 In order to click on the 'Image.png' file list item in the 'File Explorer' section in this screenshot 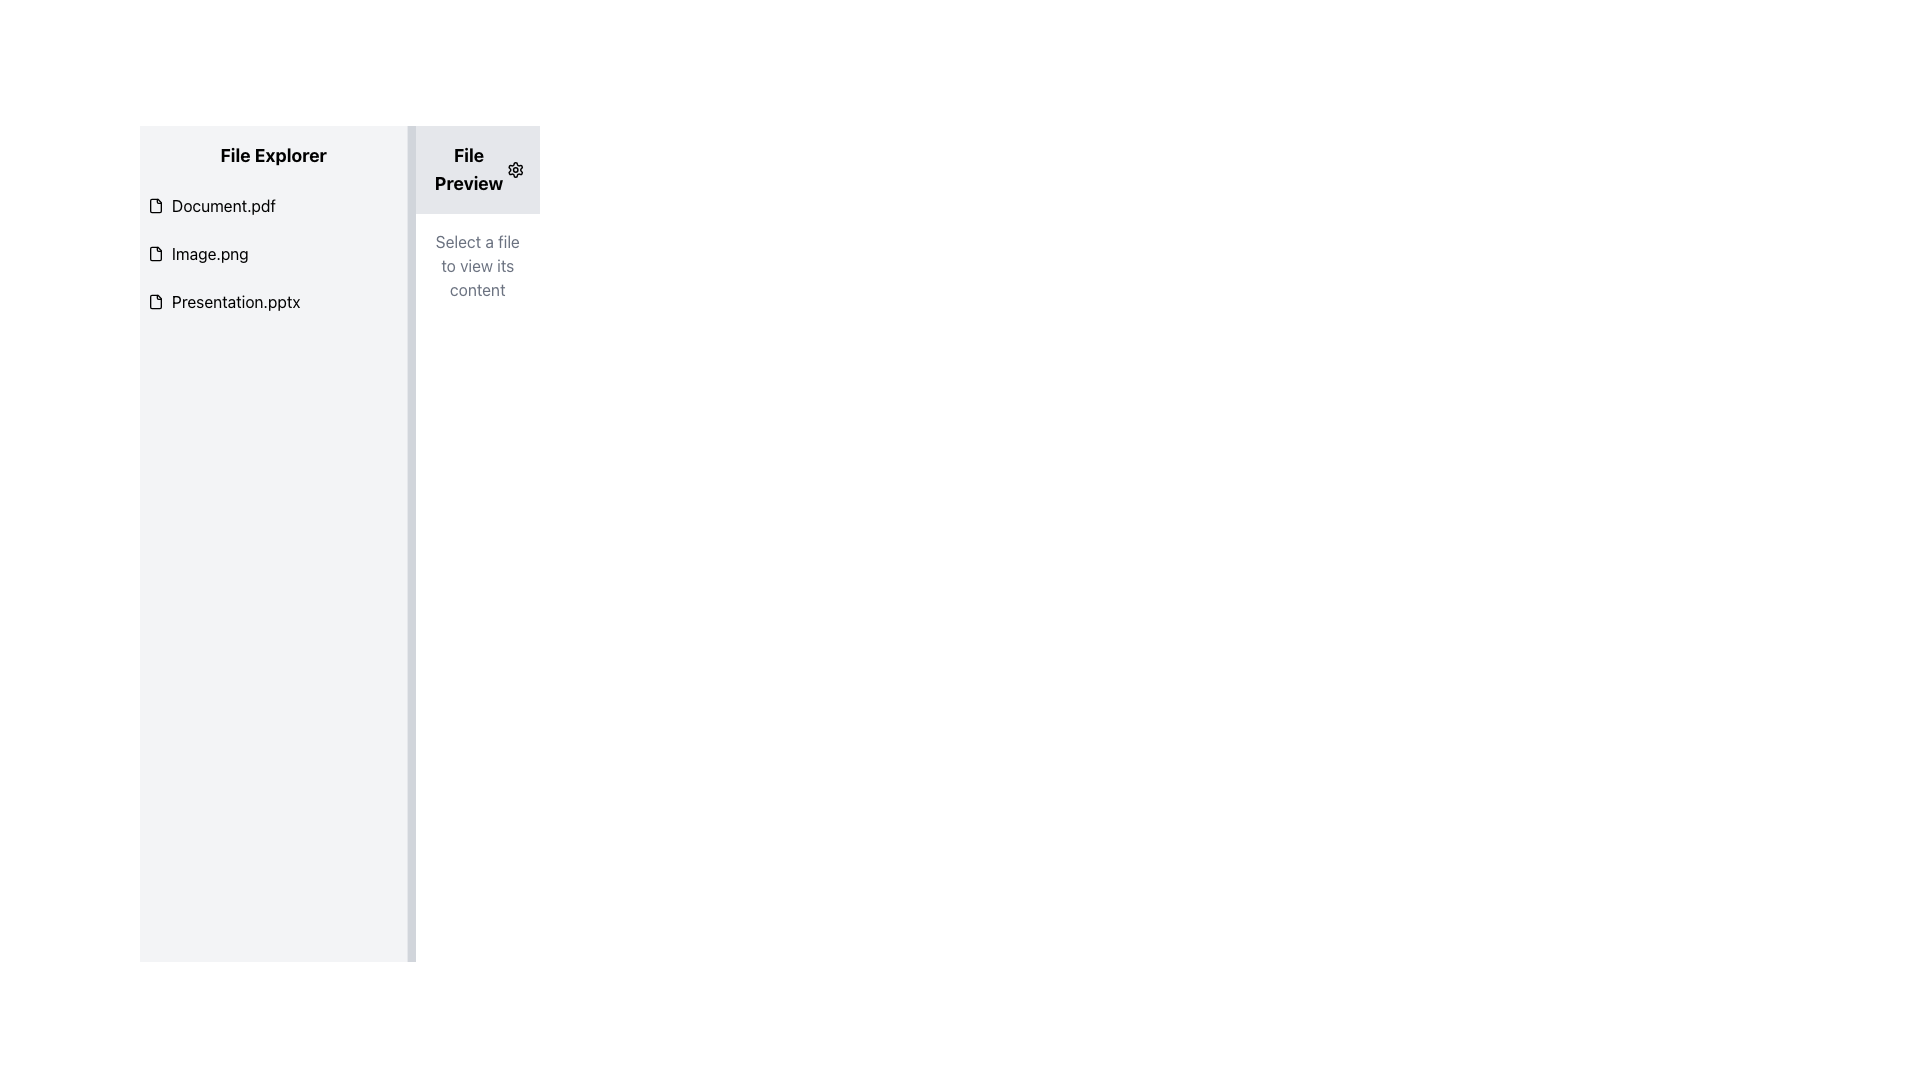, I will do `click(272, 253)`.